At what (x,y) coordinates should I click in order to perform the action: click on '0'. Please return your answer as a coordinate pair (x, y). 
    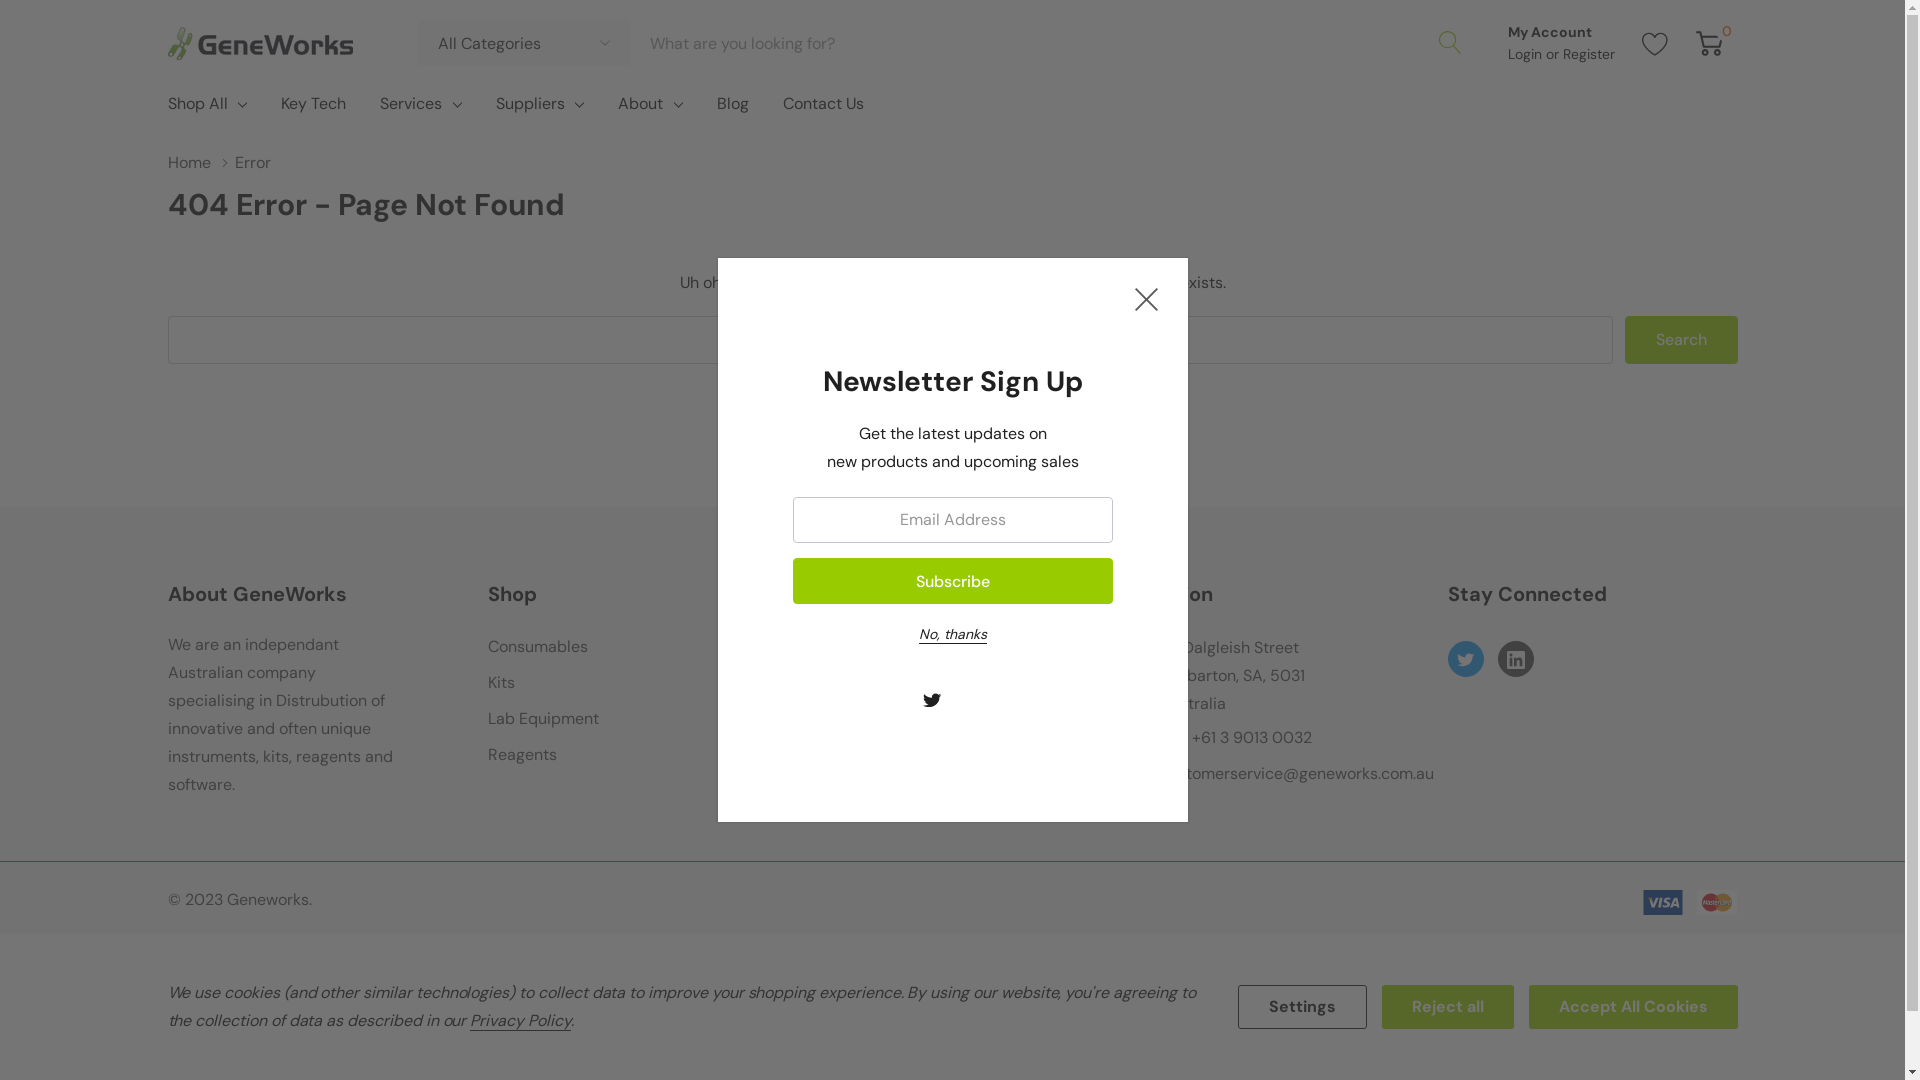
    Looking at the image, I should click on (1694, 42).